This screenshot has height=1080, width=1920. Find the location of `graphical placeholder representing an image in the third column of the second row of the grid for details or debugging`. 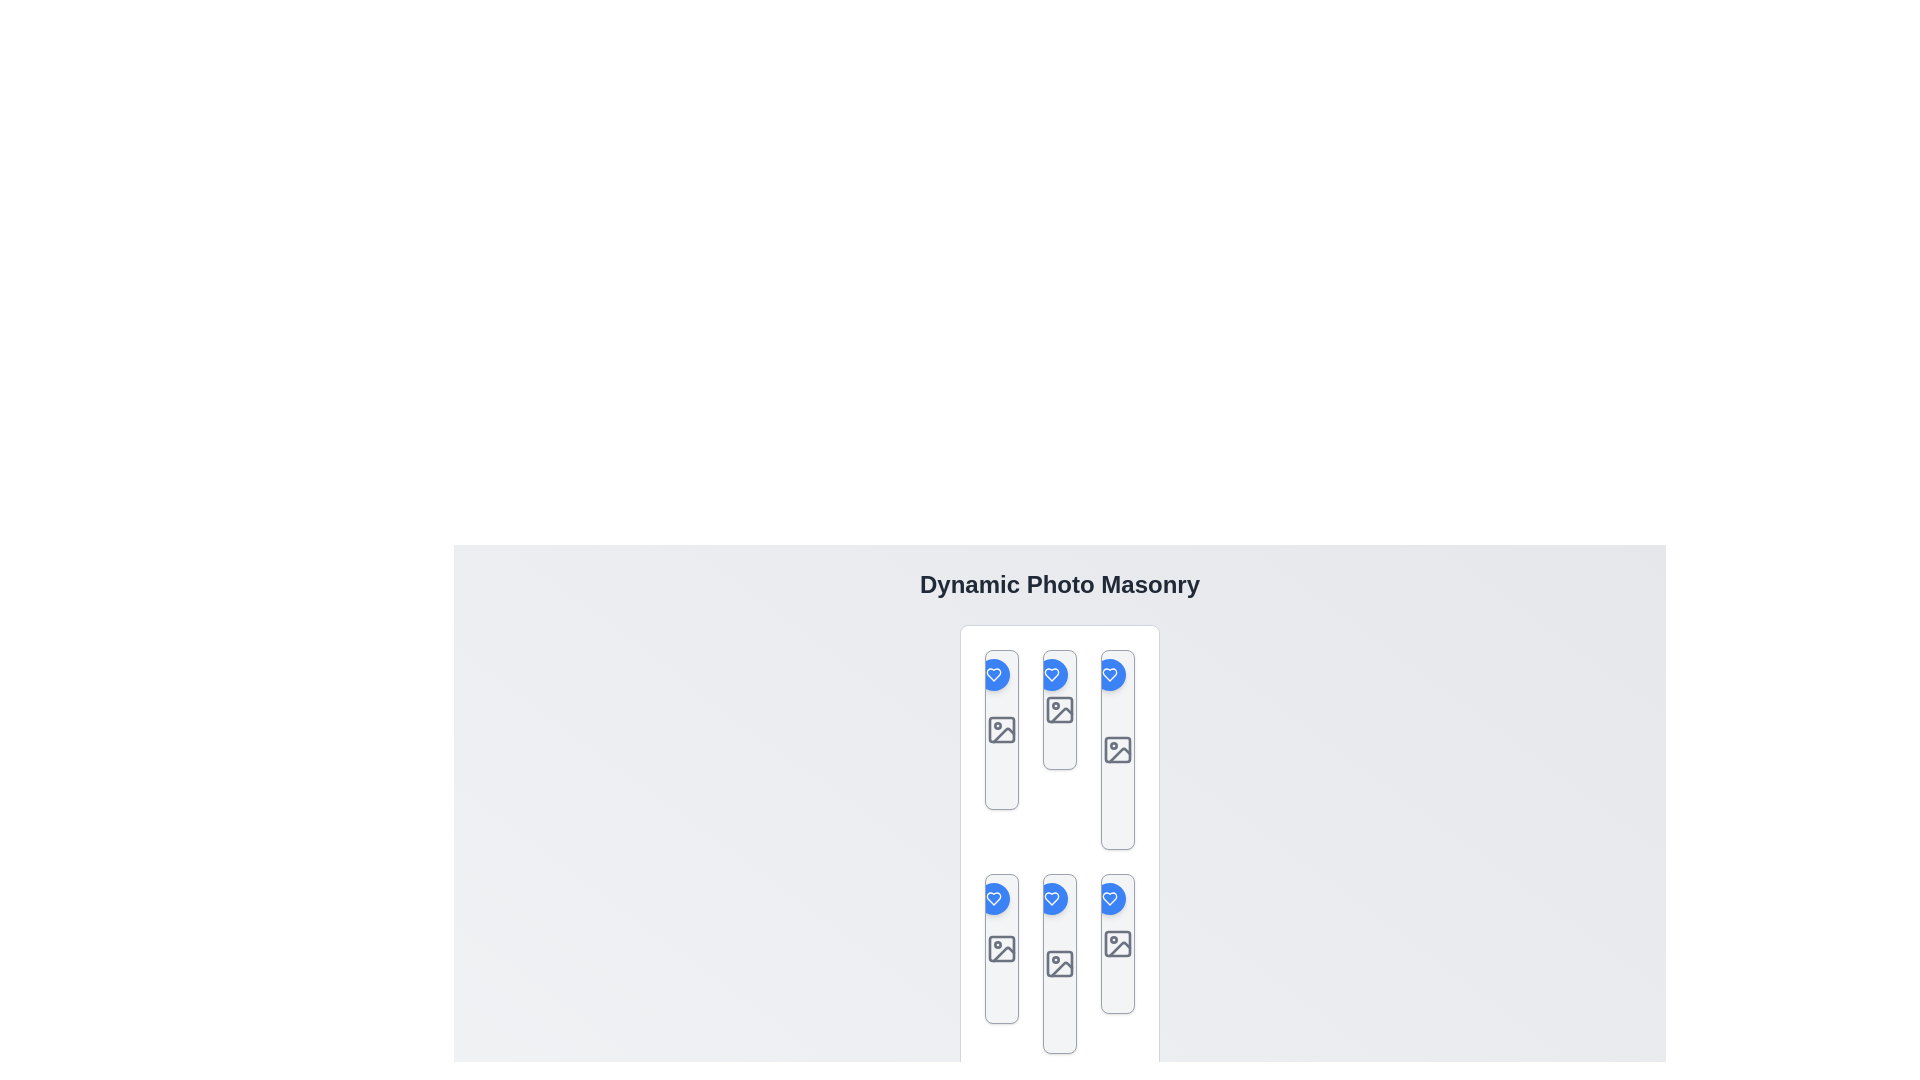

graphical placeholder representing an image in the third column of the second row of the grid for details or debugging is located at coordinates (1117, 749).